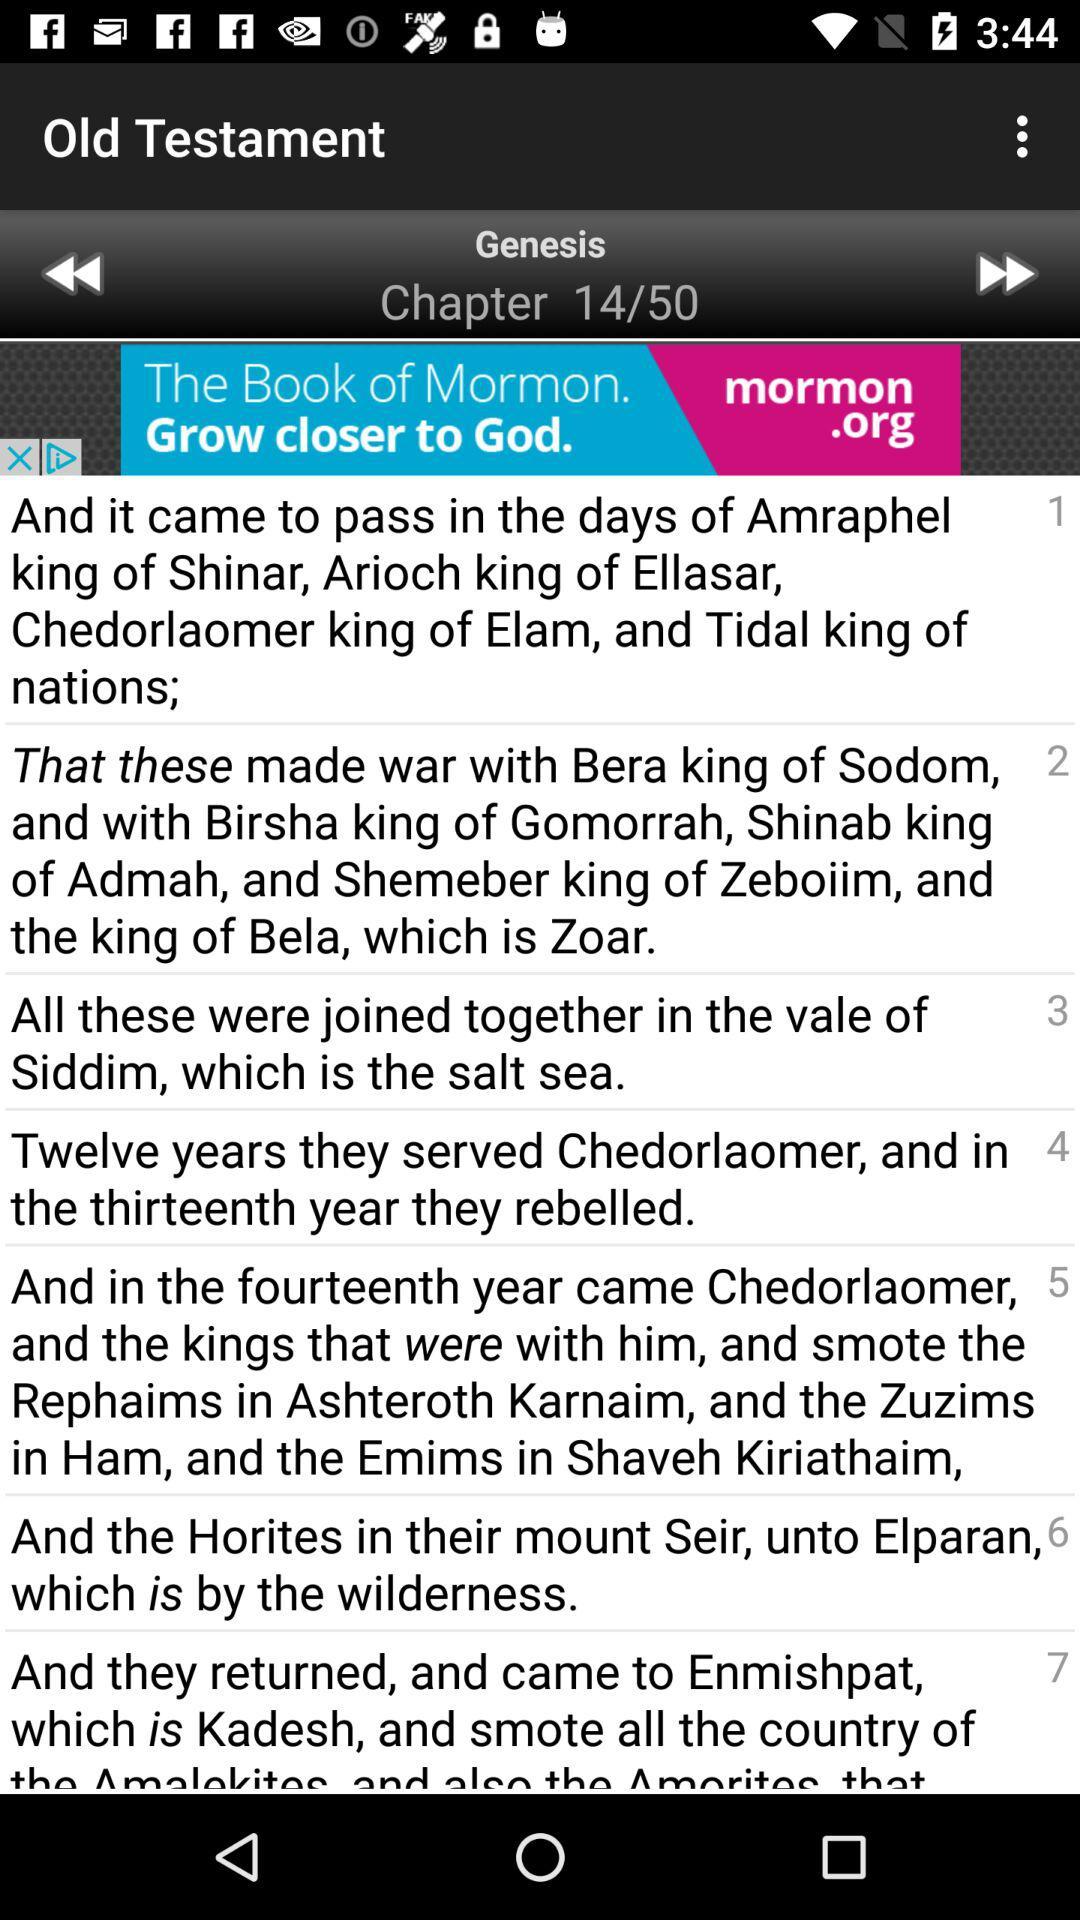 Image resolution: width=1080 pixels, height=1920 pixels. What do you see at coordinates (540, 408) in the screenshot?
I see `site` at bounding box center [540, 408].